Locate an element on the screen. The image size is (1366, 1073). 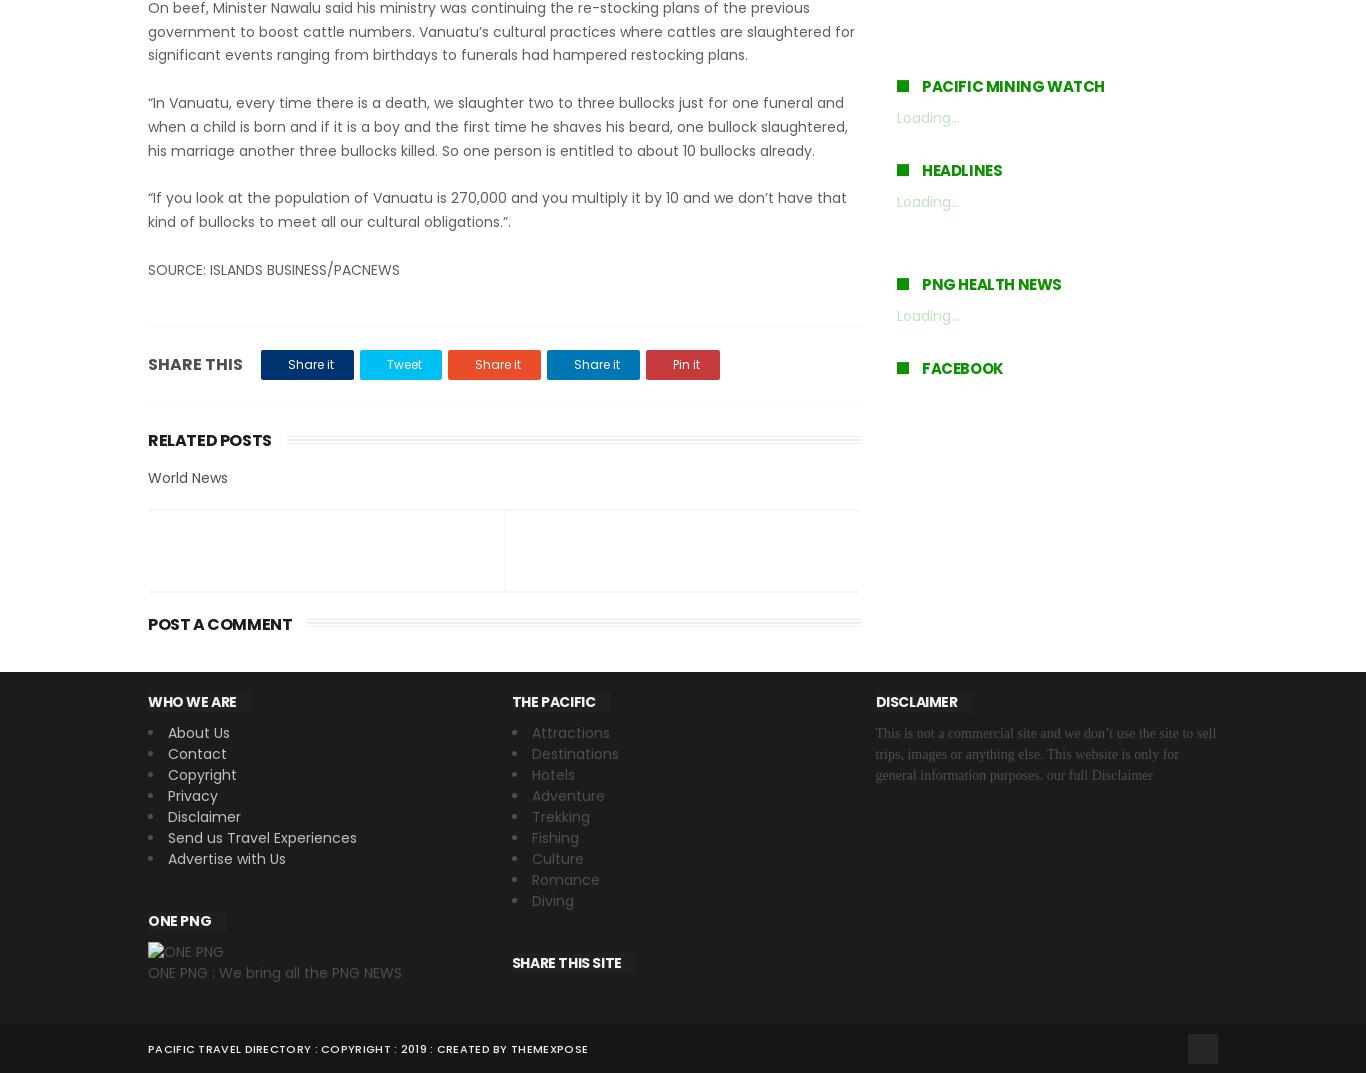
'ONE PNG' is located at coordinates (178, 920).